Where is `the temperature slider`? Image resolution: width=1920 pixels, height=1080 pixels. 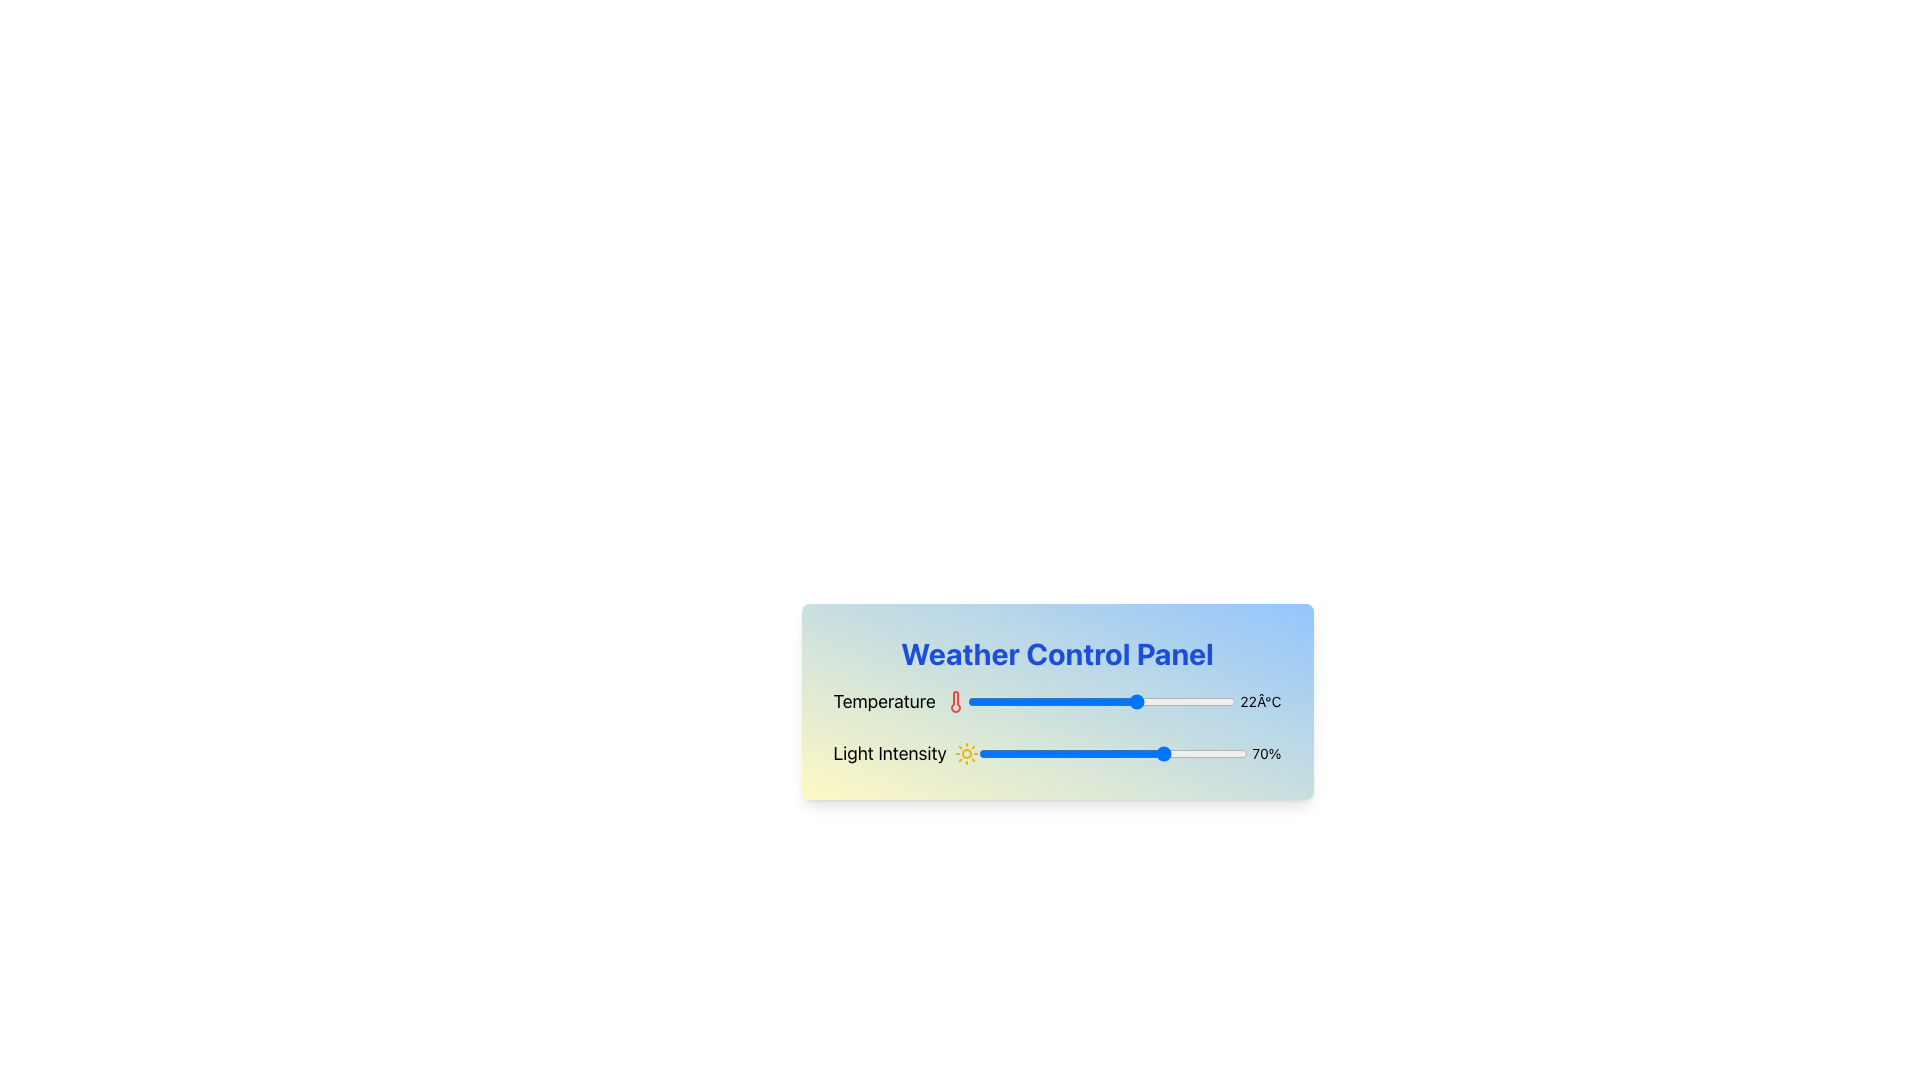
the temperature slider is located at coordinates (1026, 701).